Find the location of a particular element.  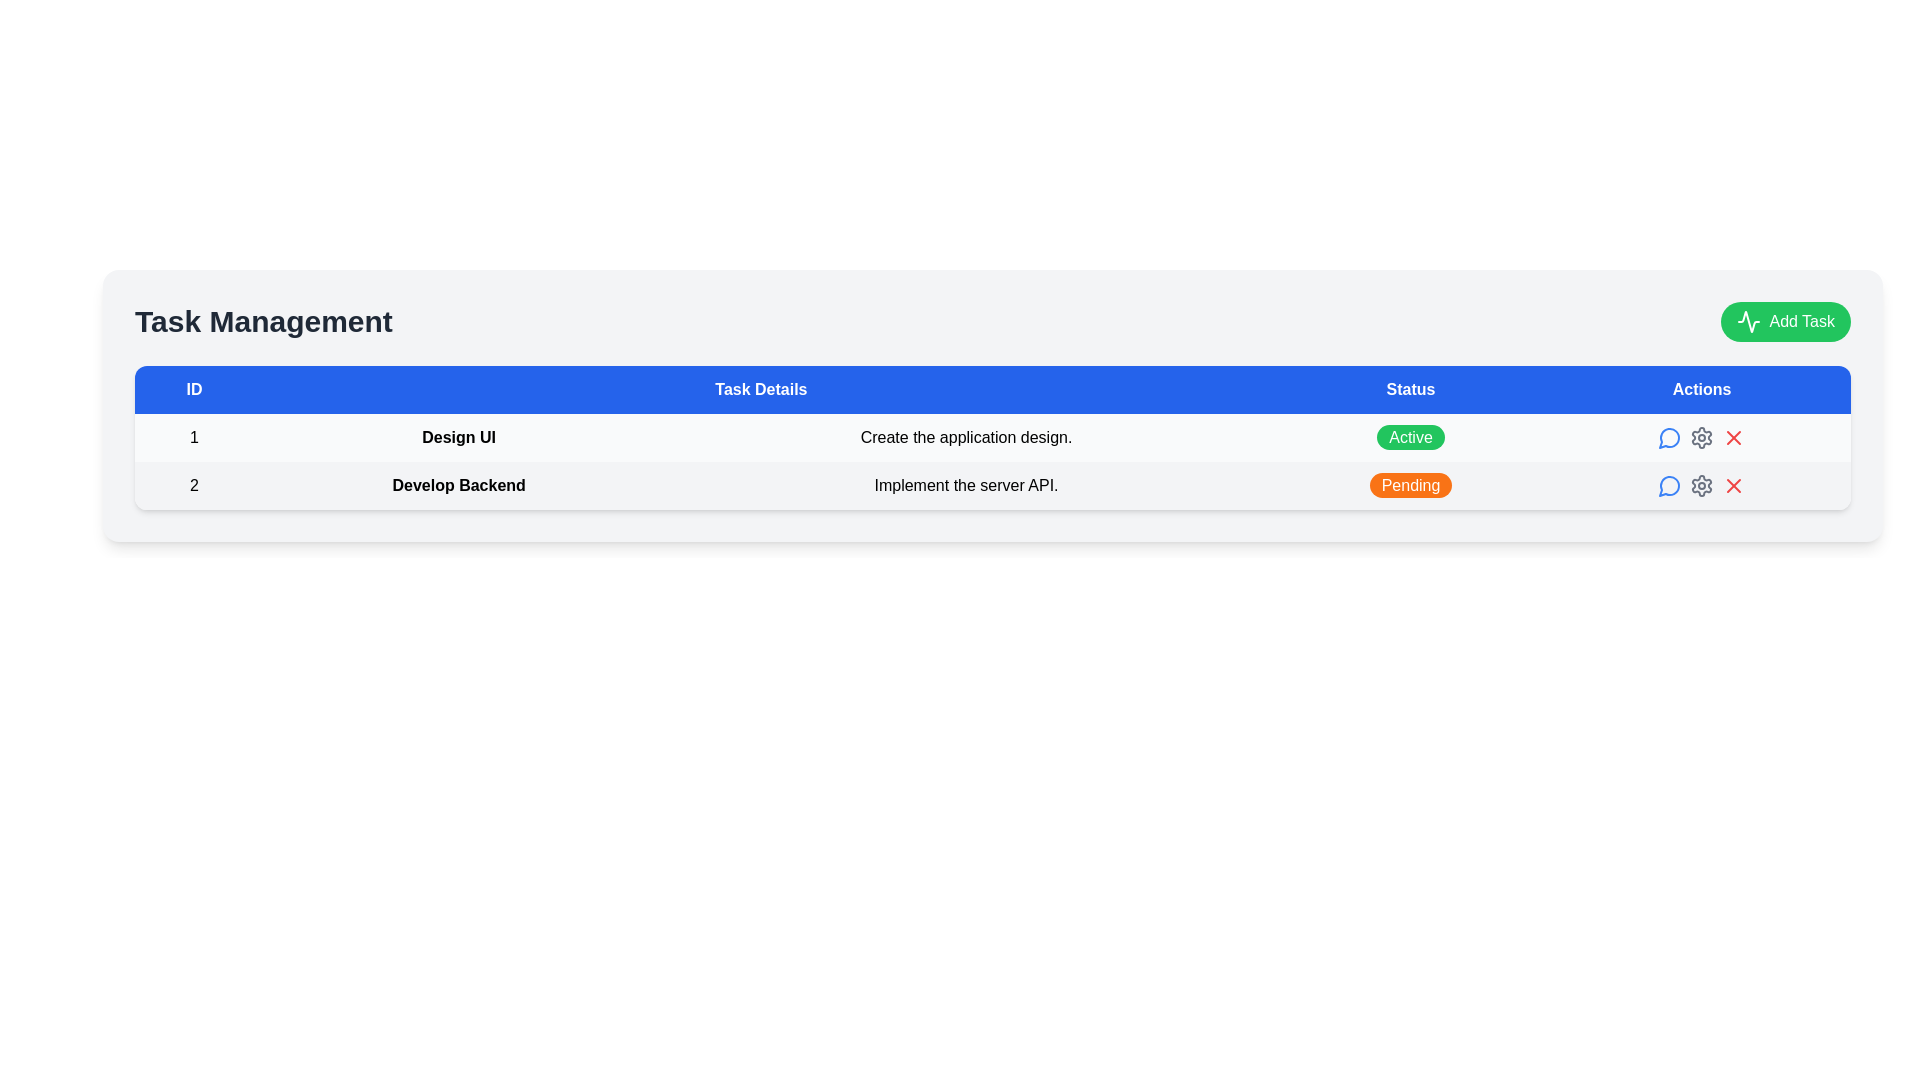

the text label reading 'Create the application design.' located in the third column of the first data row under the 'Task Details' header in the table is located at coordinates (966, 437).